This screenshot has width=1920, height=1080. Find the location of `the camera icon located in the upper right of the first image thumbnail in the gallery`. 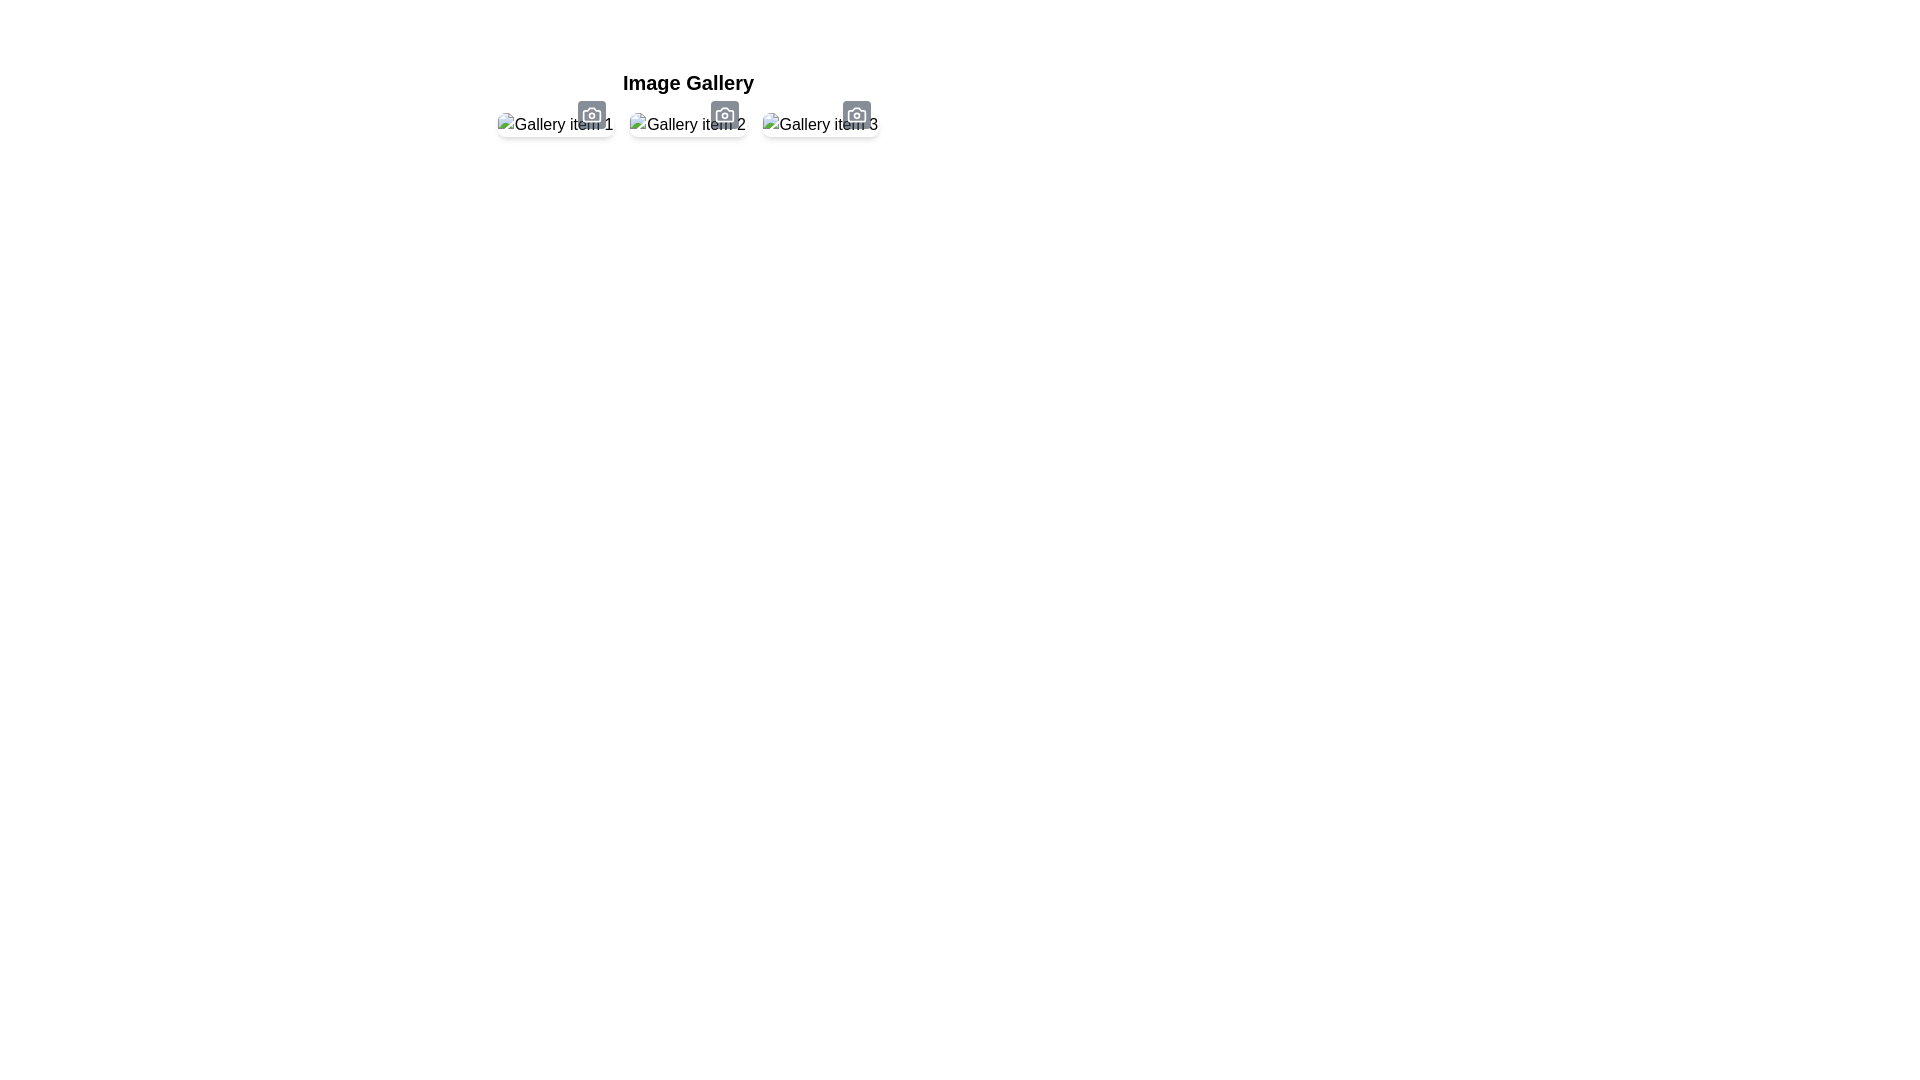

the camera icon located in the upper right of the first image thumbnail in the gallery is located at coordinates (591, 115).